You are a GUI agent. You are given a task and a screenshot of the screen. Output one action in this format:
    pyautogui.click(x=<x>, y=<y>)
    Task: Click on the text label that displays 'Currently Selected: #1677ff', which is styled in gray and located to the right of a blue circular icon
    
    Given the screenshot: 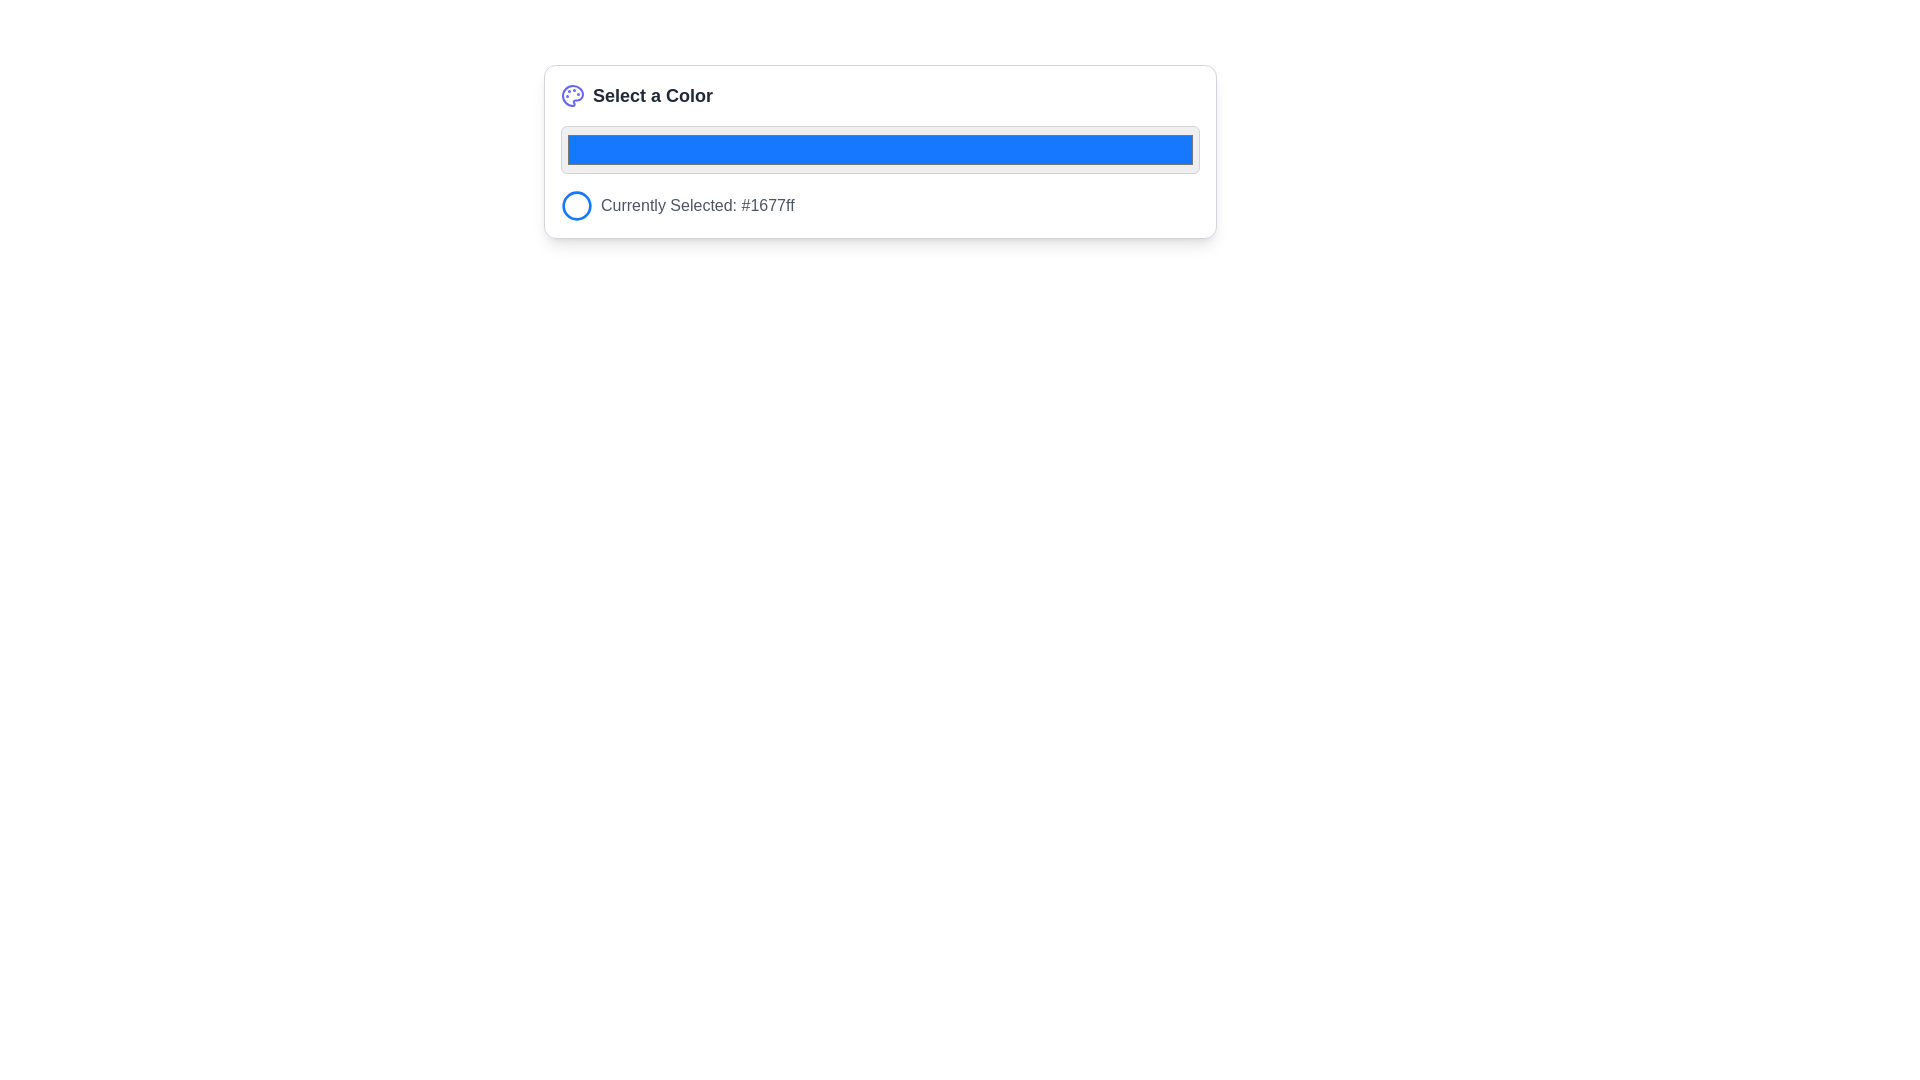 What is the action you would take?
    pyautogui.click(x=697, y=205)
    